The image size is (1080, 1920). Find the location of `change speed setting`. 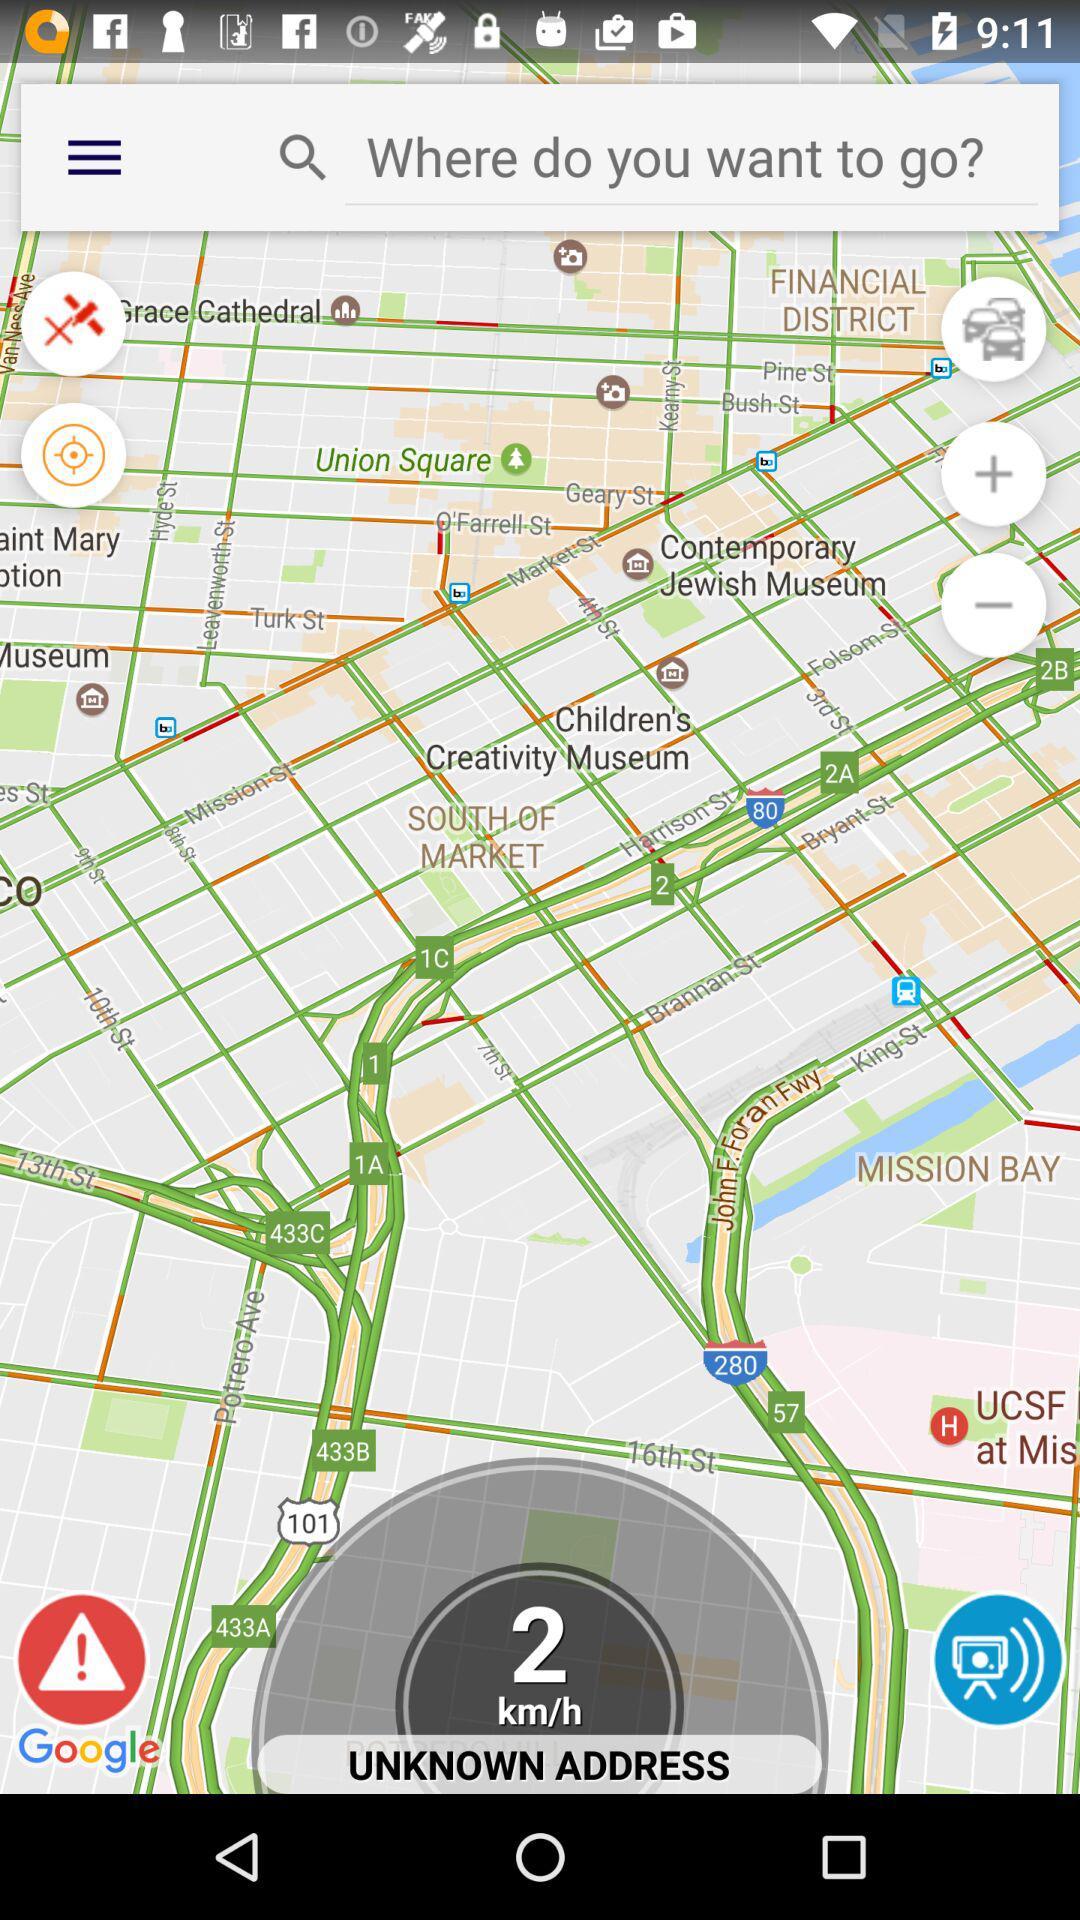

change speed setting is located at coordinates (538, 1678).